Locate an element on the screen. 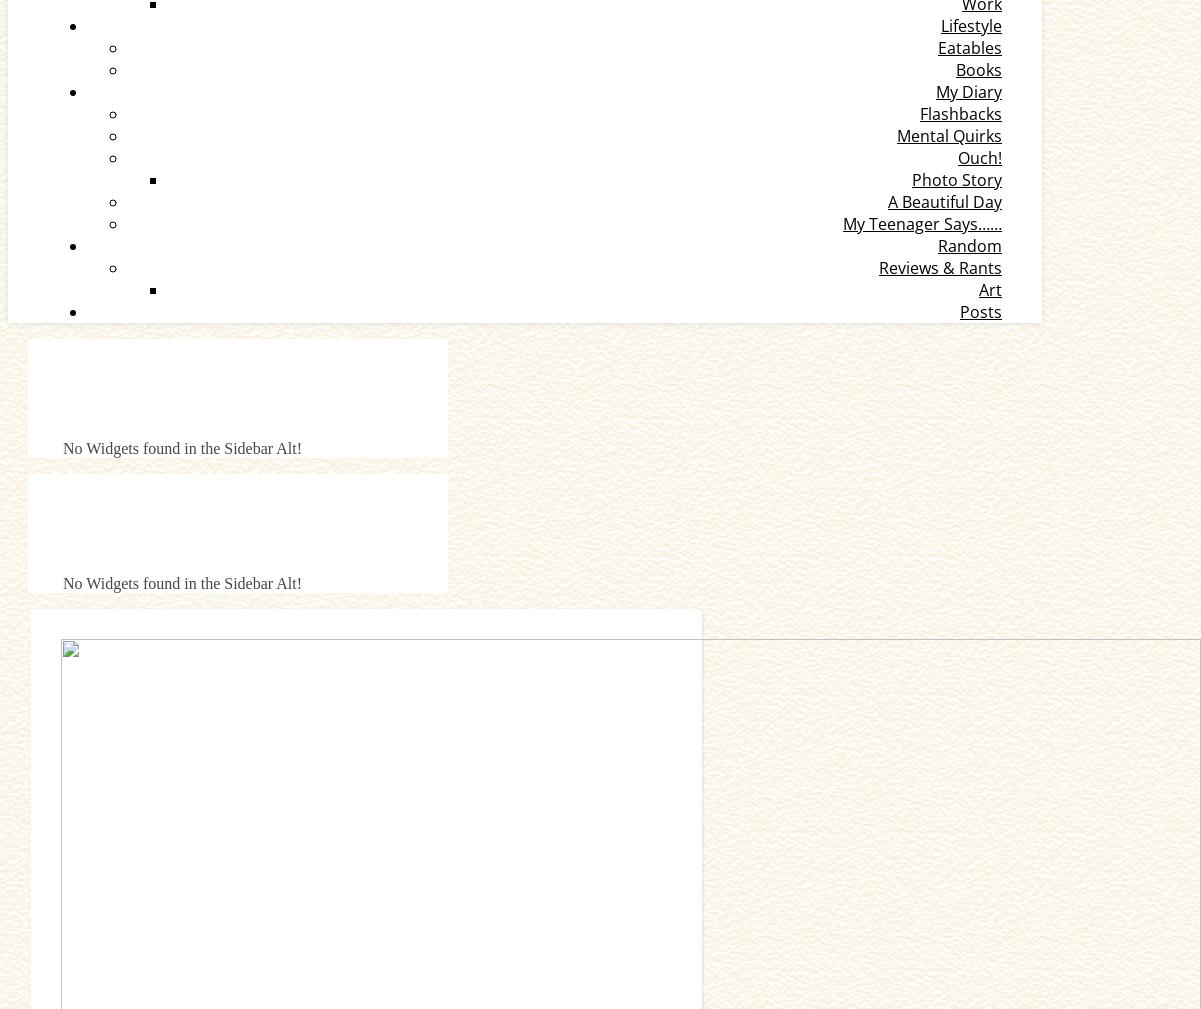 This screenshot has height=1009, width=1201. 'Art' is located at coordinates (990, 288).